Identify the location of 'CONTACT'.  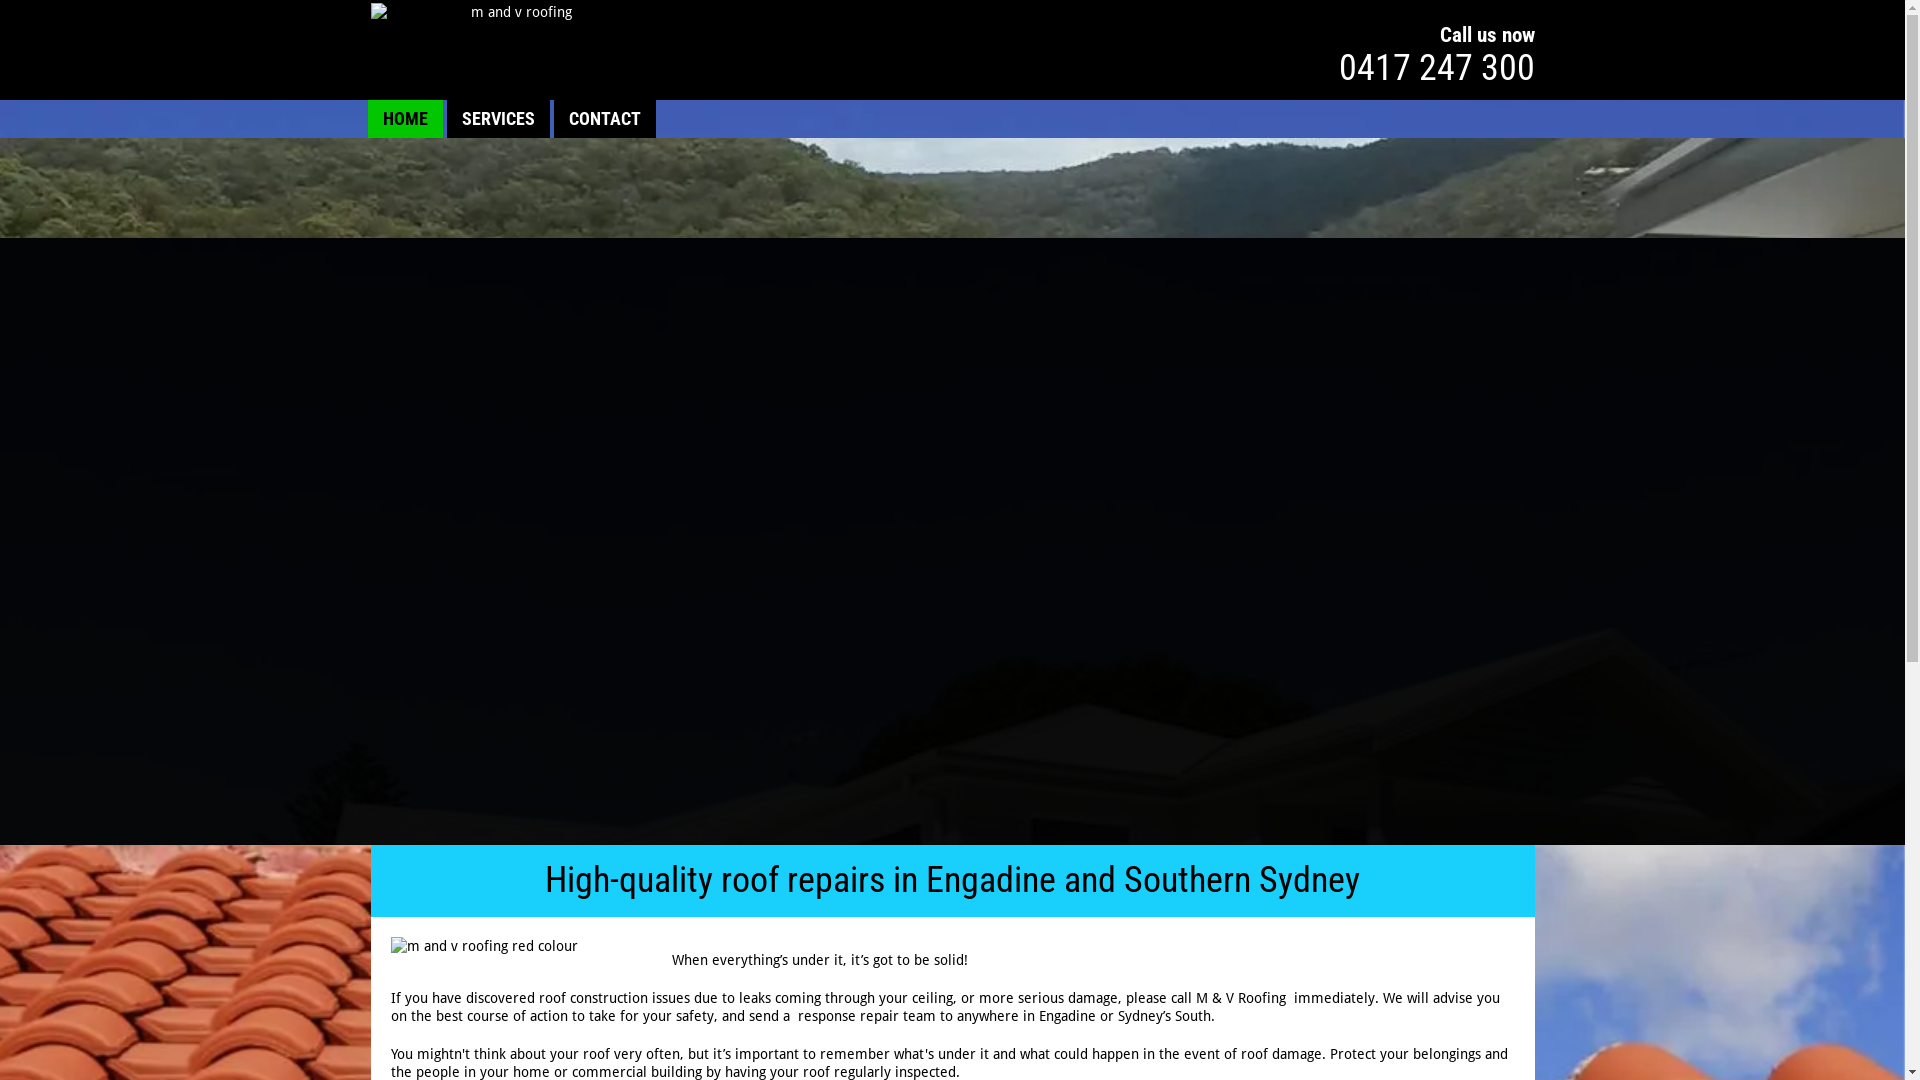
(603, 119).